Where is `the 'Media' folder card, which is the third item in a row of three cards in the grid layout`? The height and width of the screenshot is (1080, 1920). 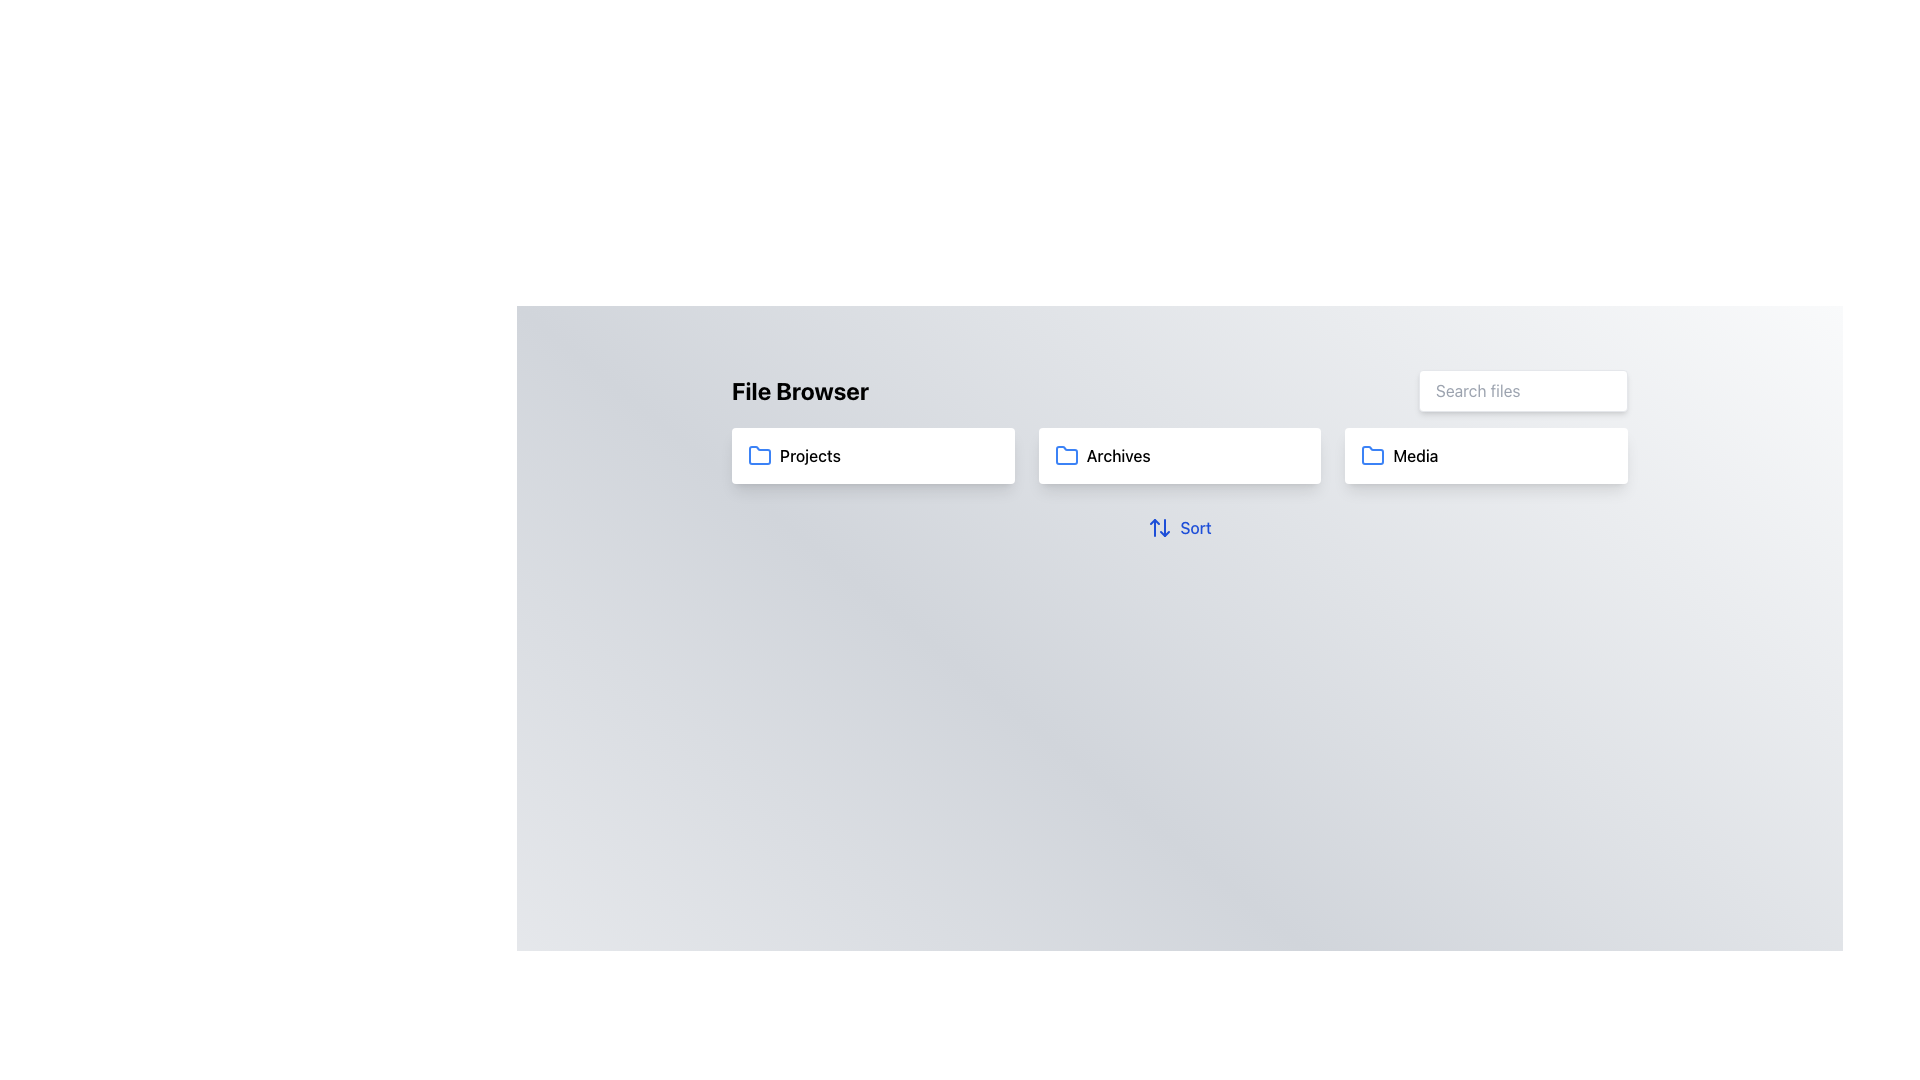
the 'Media' folder card, which is the third item in a row of three cards in the grid layout is located at coordinates (1486, 455).